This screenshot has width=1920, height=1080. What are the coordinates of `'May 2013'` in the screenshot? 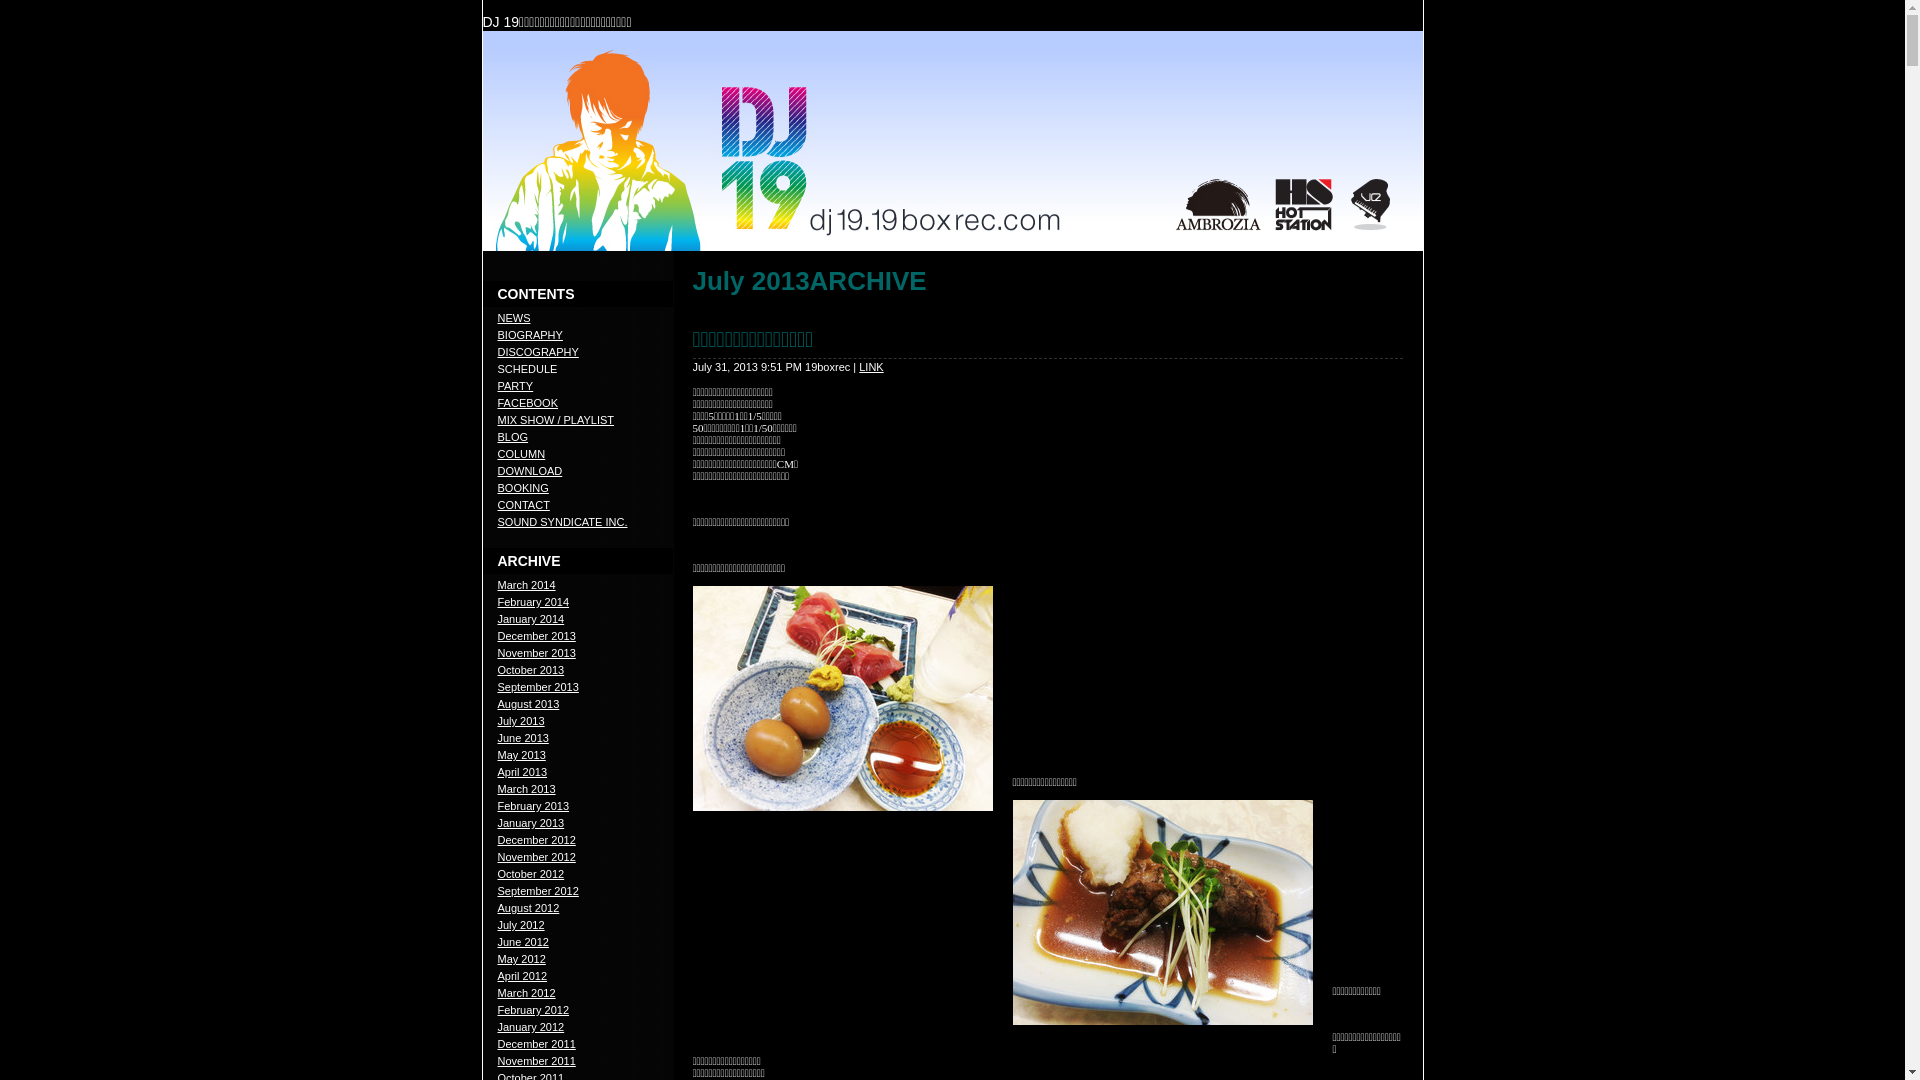 It's located at (522, 755).